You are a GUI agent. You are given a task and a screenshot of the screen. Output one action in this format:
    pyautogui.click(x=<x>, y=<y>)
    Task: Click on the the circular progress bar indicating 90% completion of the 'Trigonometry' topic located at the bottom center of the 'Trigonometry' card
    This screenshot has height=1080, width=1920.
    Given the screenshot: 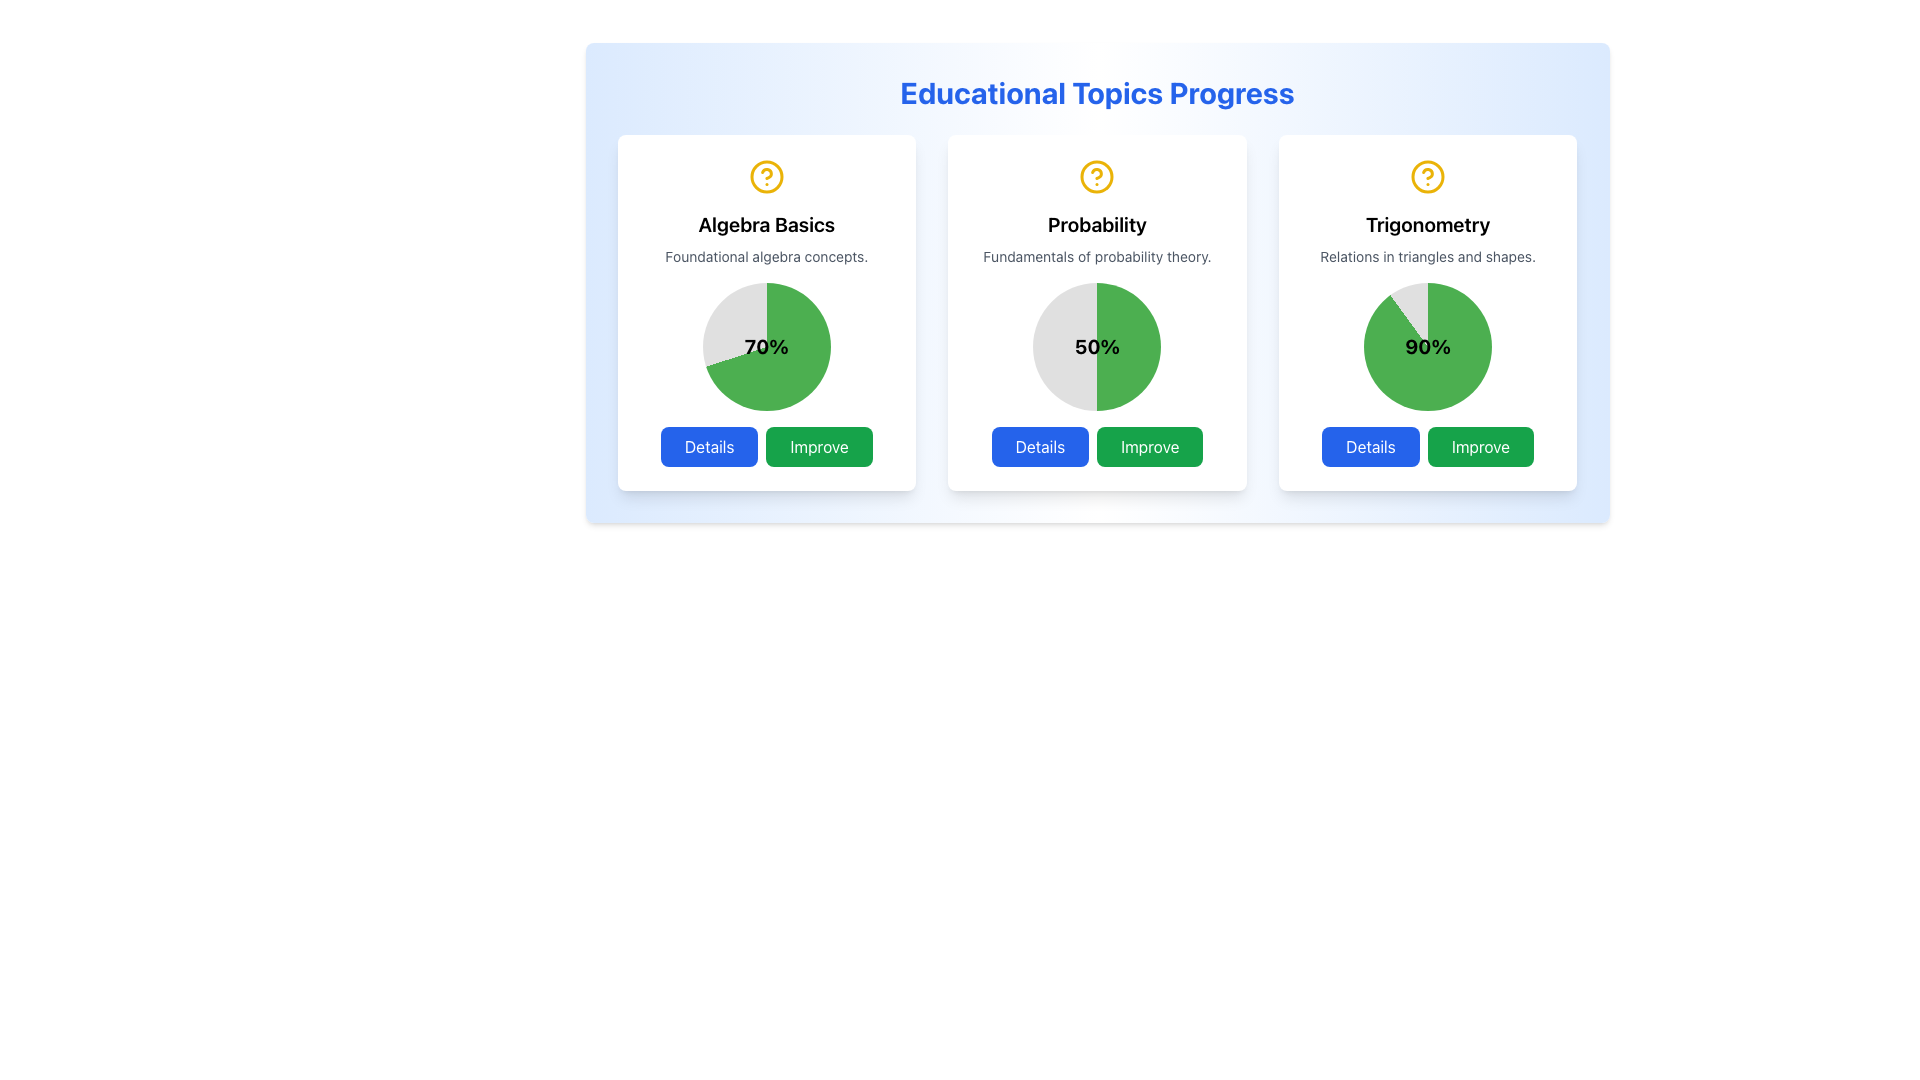 What is the action you would take?
    pyautogui.click(x=1427, y=346)
    